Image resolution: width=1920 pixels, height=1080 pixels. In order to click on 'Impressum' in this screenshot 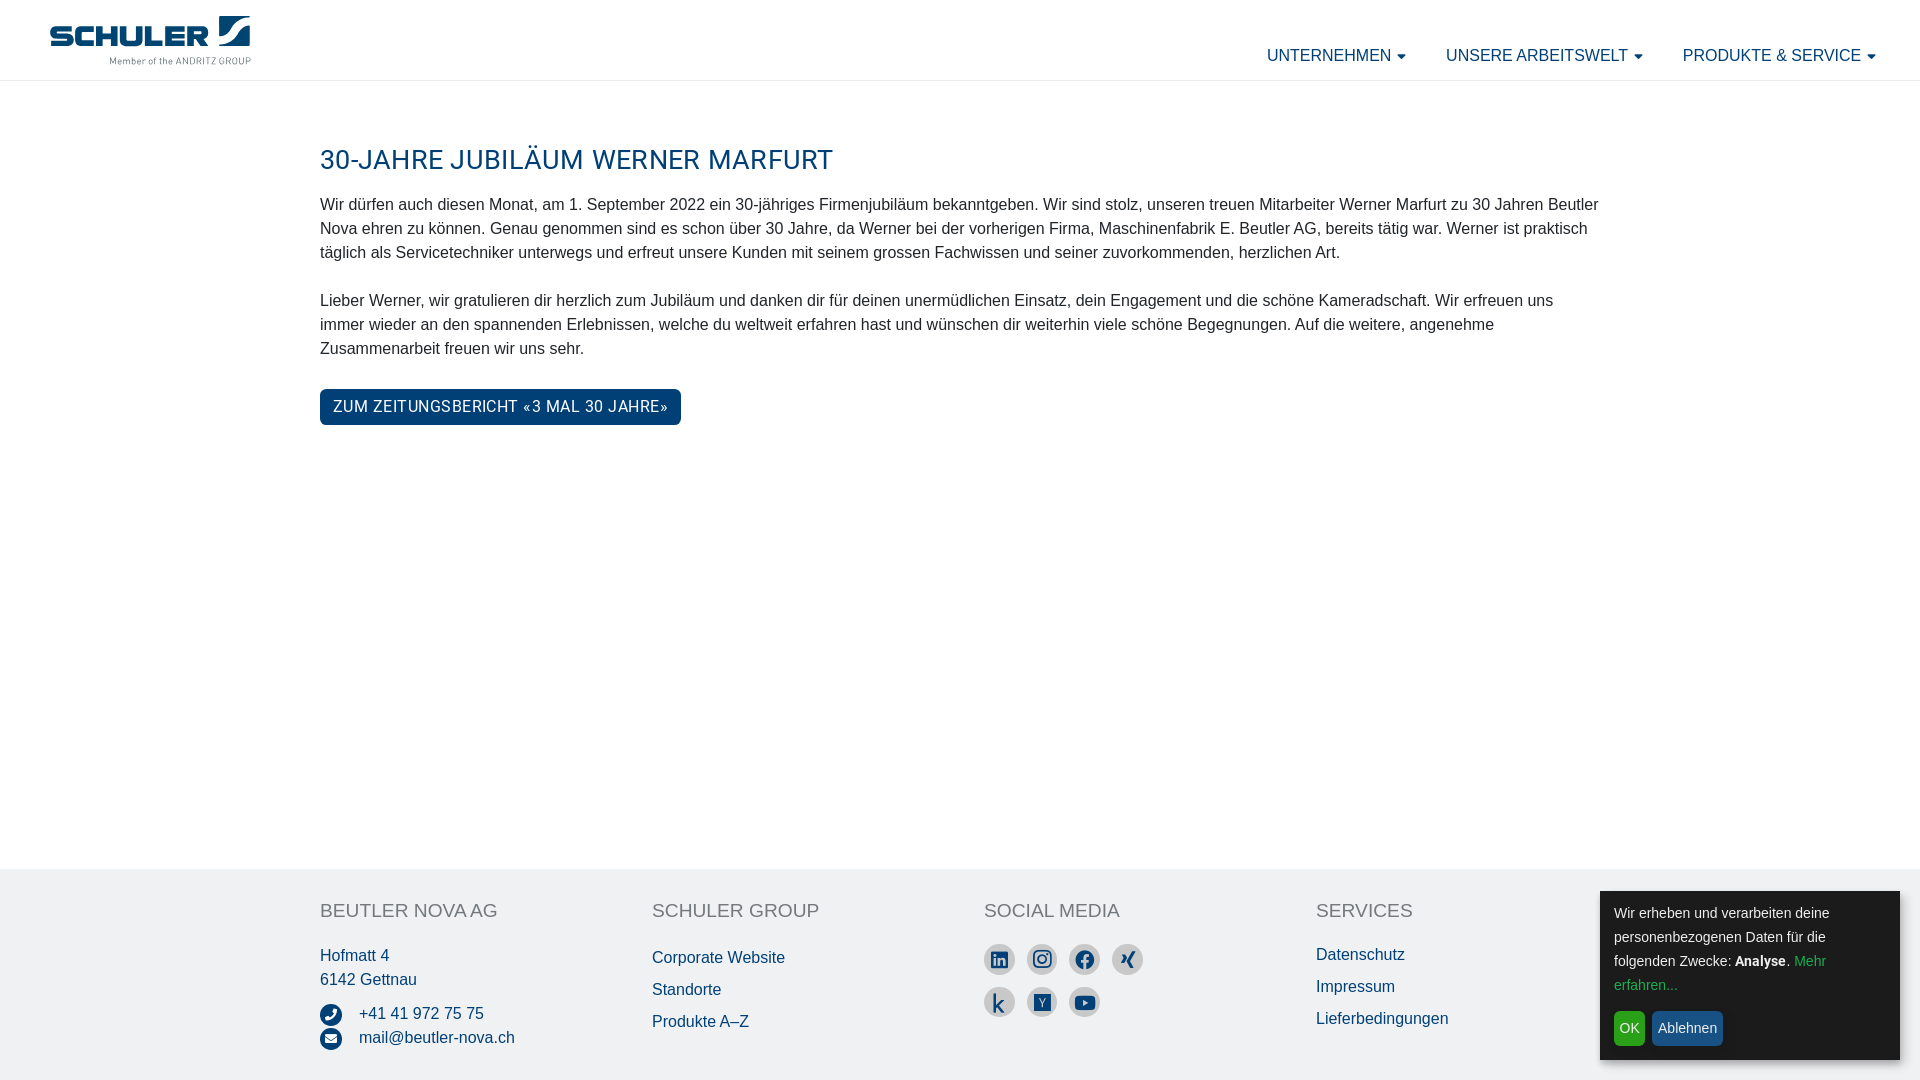, I will do `click(1355, 985)`.